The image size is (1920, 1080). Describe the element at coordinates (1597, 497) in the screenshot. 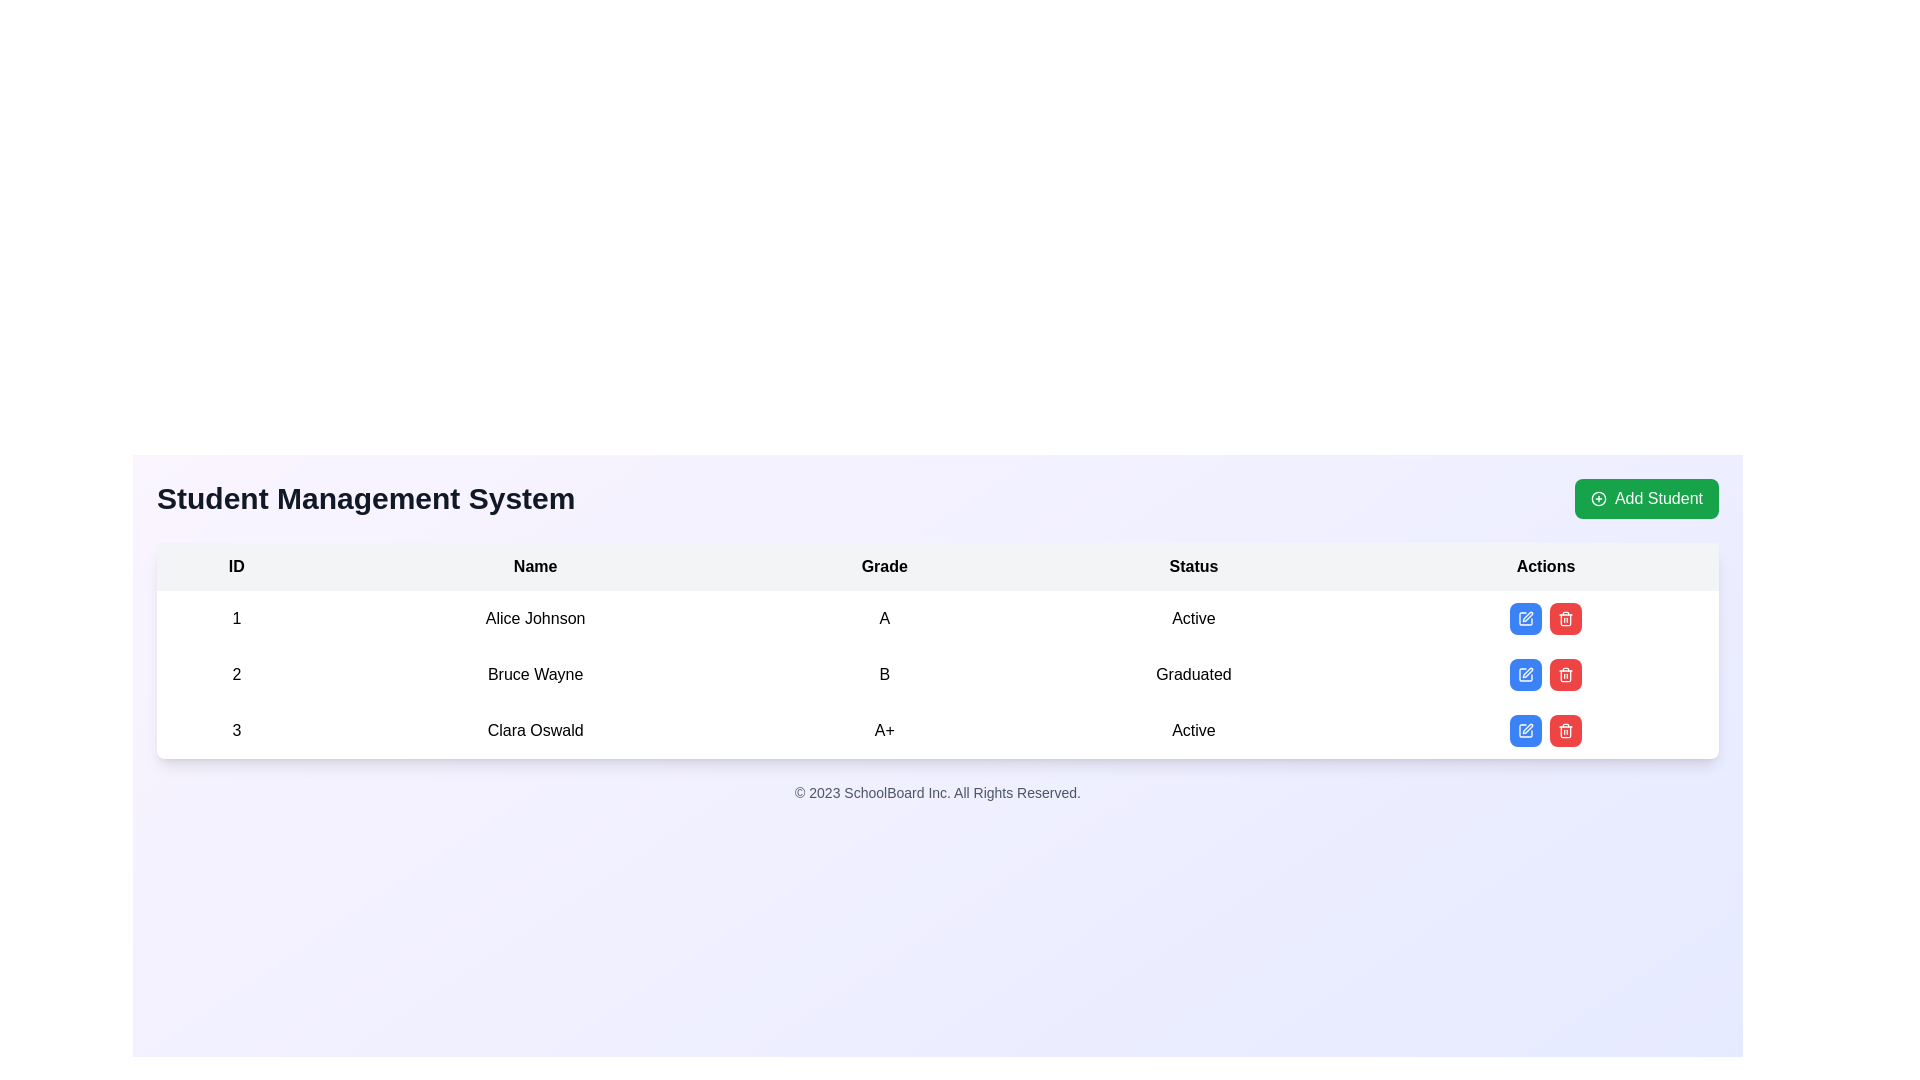

I see `the 'Add' icon located within the green 'Add Student' button at the top-right corner of the interface` at that location.